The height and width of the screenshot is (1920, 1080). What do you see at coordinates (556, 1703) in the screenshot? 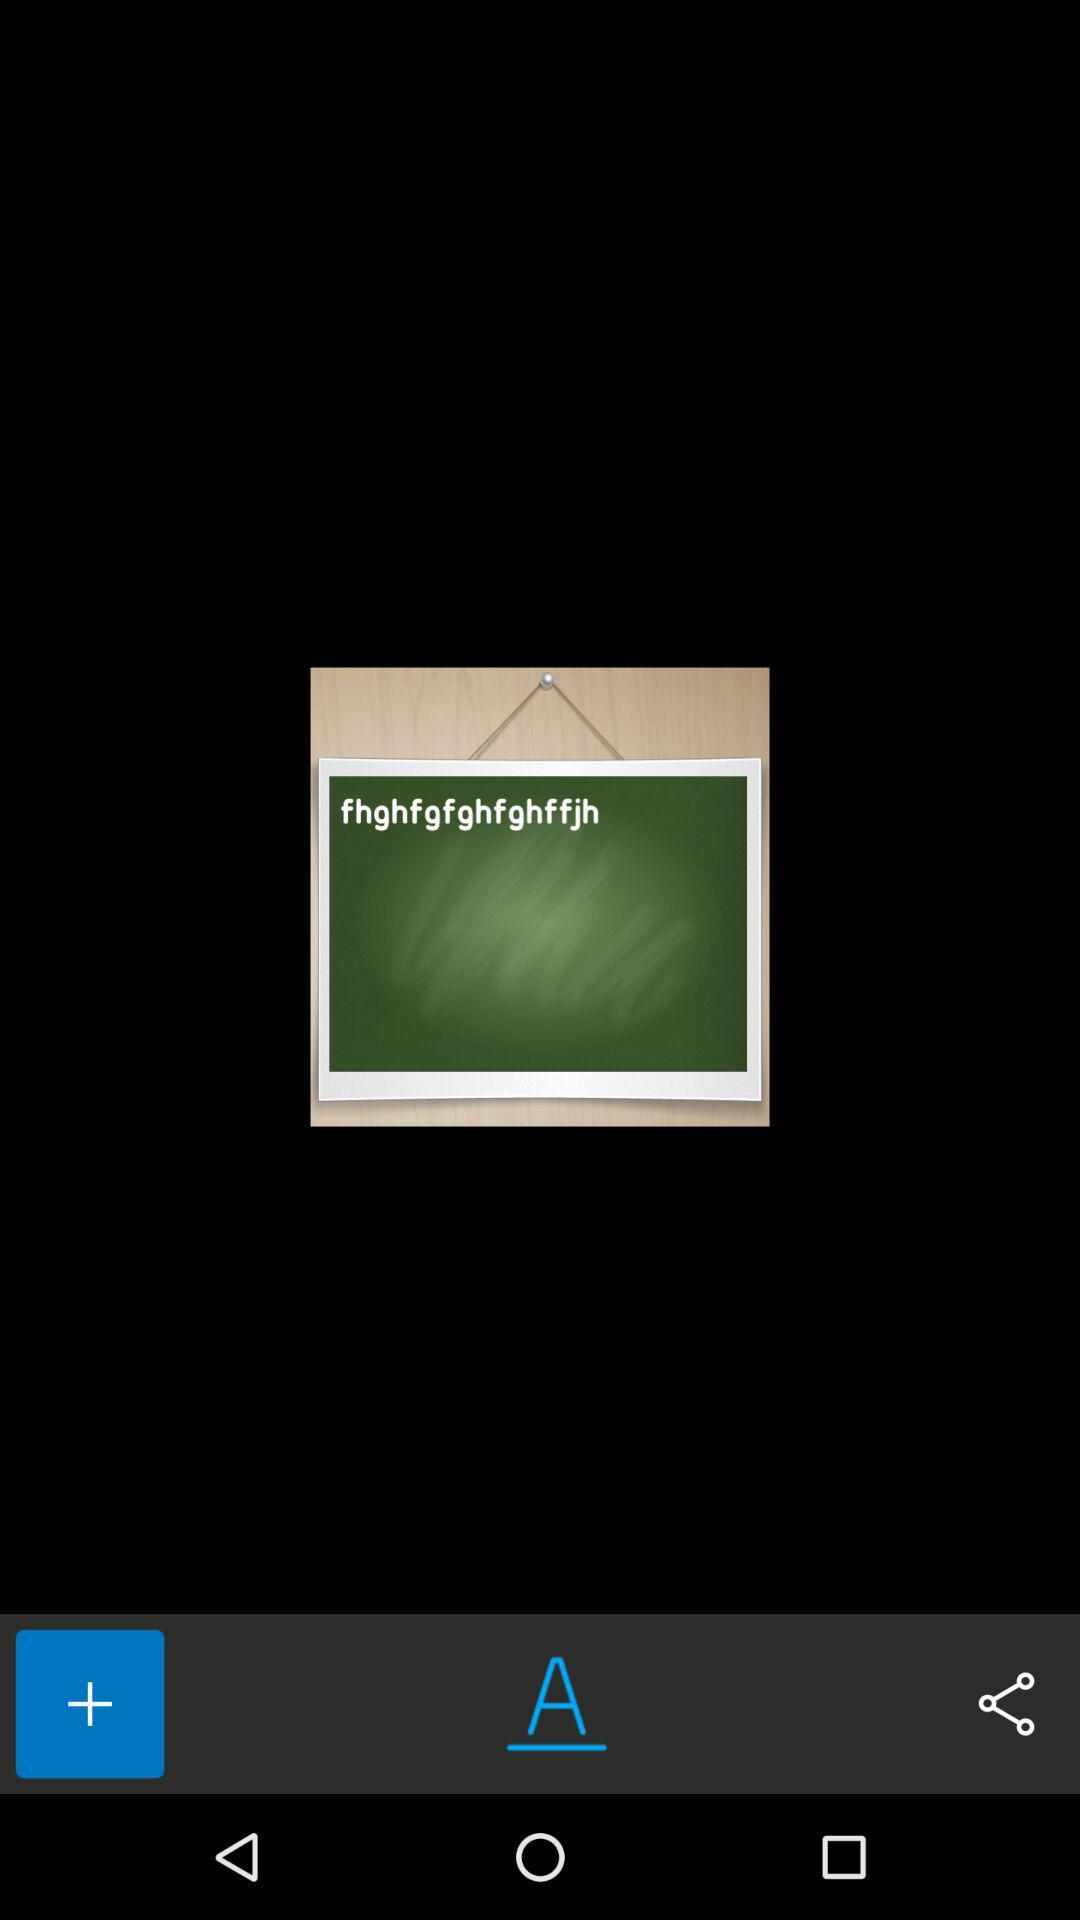
I see `the font icon` at bounding box center [556, 1703].